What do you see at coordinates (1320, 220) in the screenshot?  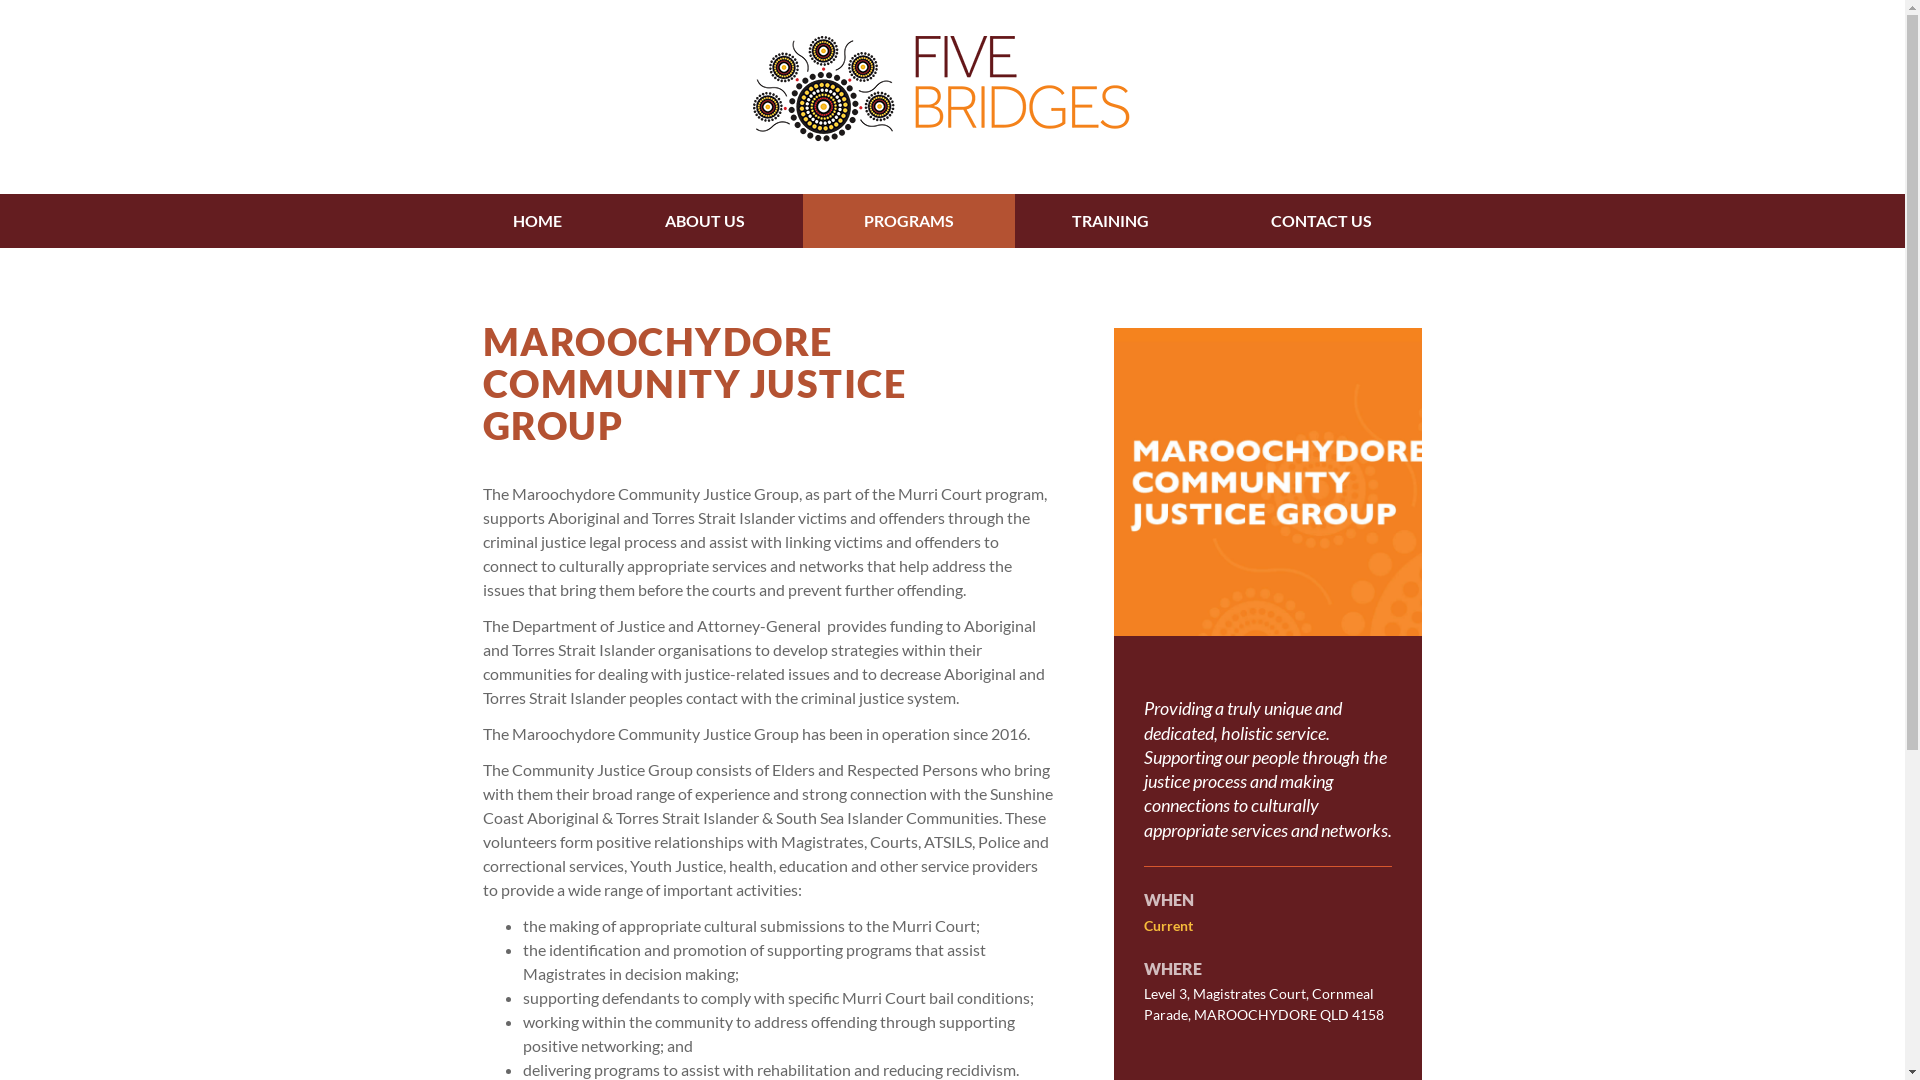 I see `'CONTACT US'` at bounding box center [1320, 220].